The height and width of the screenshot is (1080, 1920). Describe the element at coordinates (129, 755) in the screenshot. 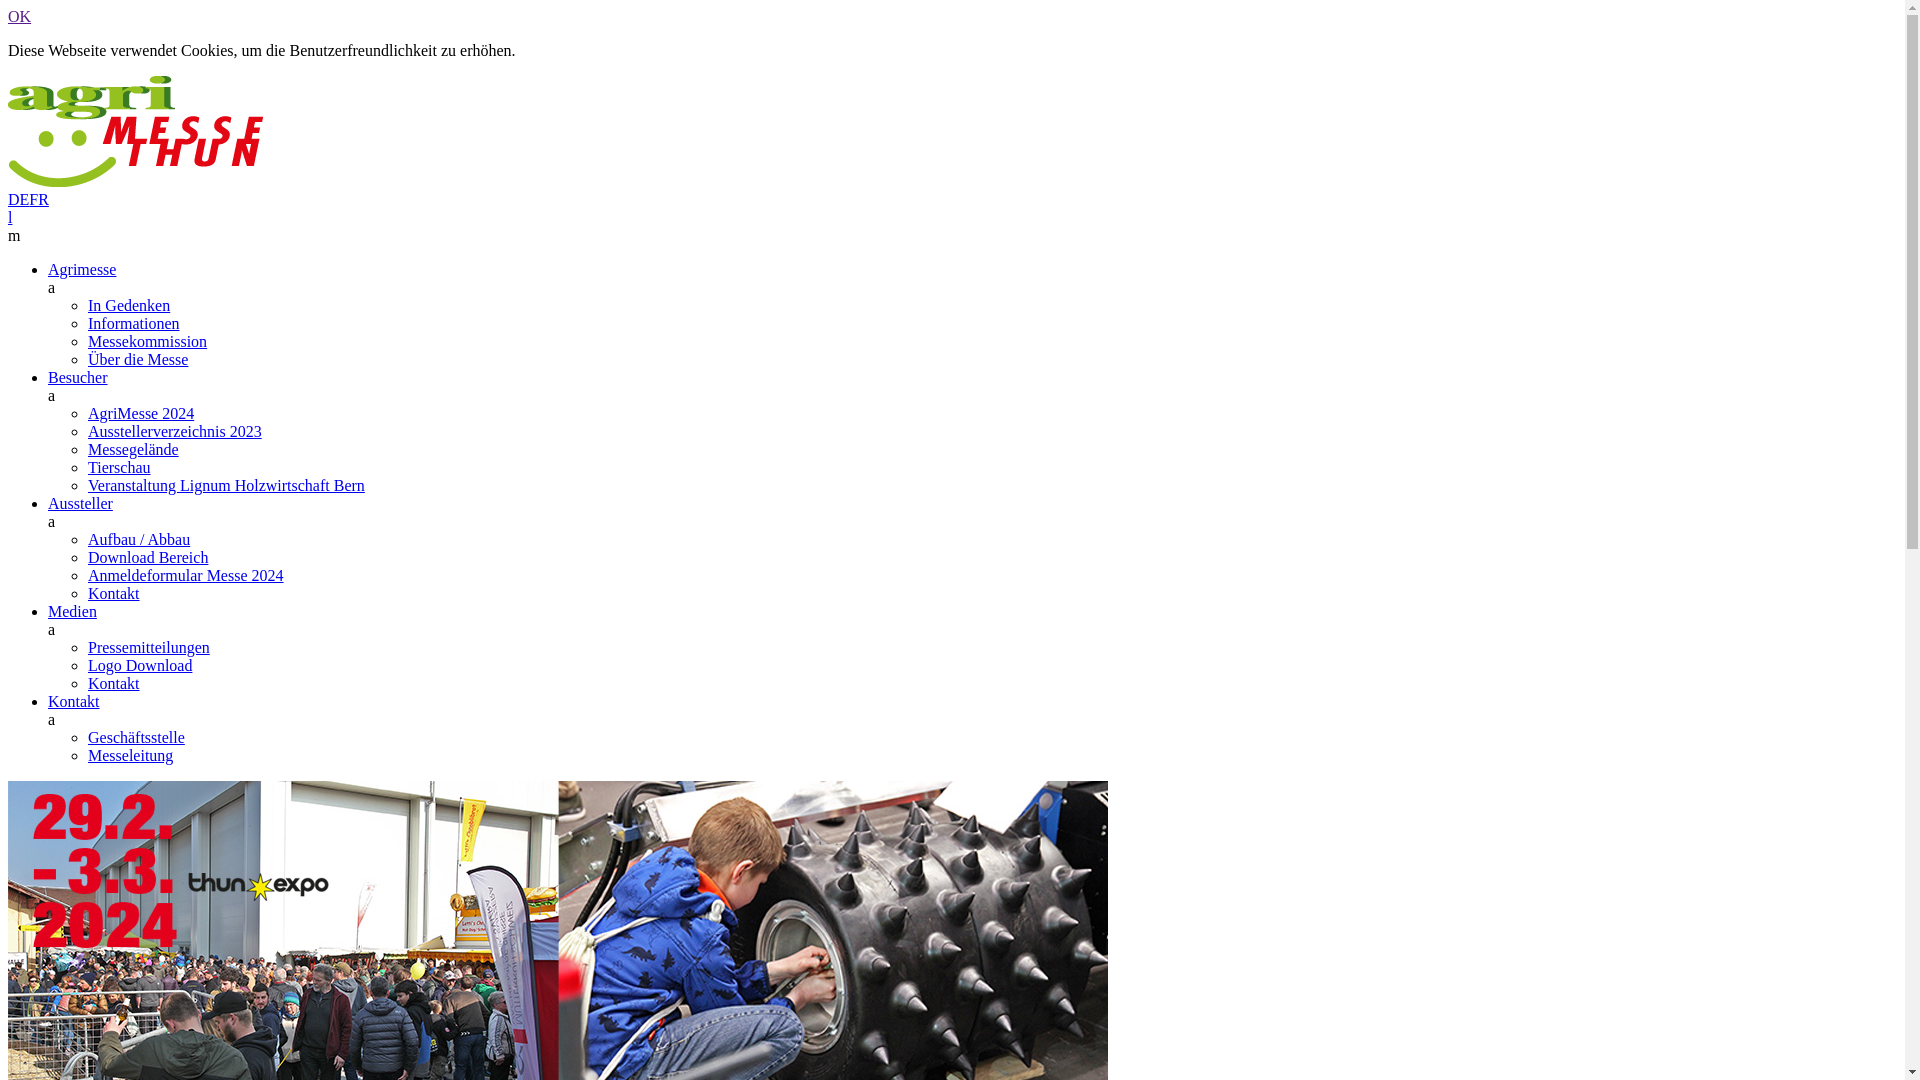

I see `'Messeleitung'` at that location.